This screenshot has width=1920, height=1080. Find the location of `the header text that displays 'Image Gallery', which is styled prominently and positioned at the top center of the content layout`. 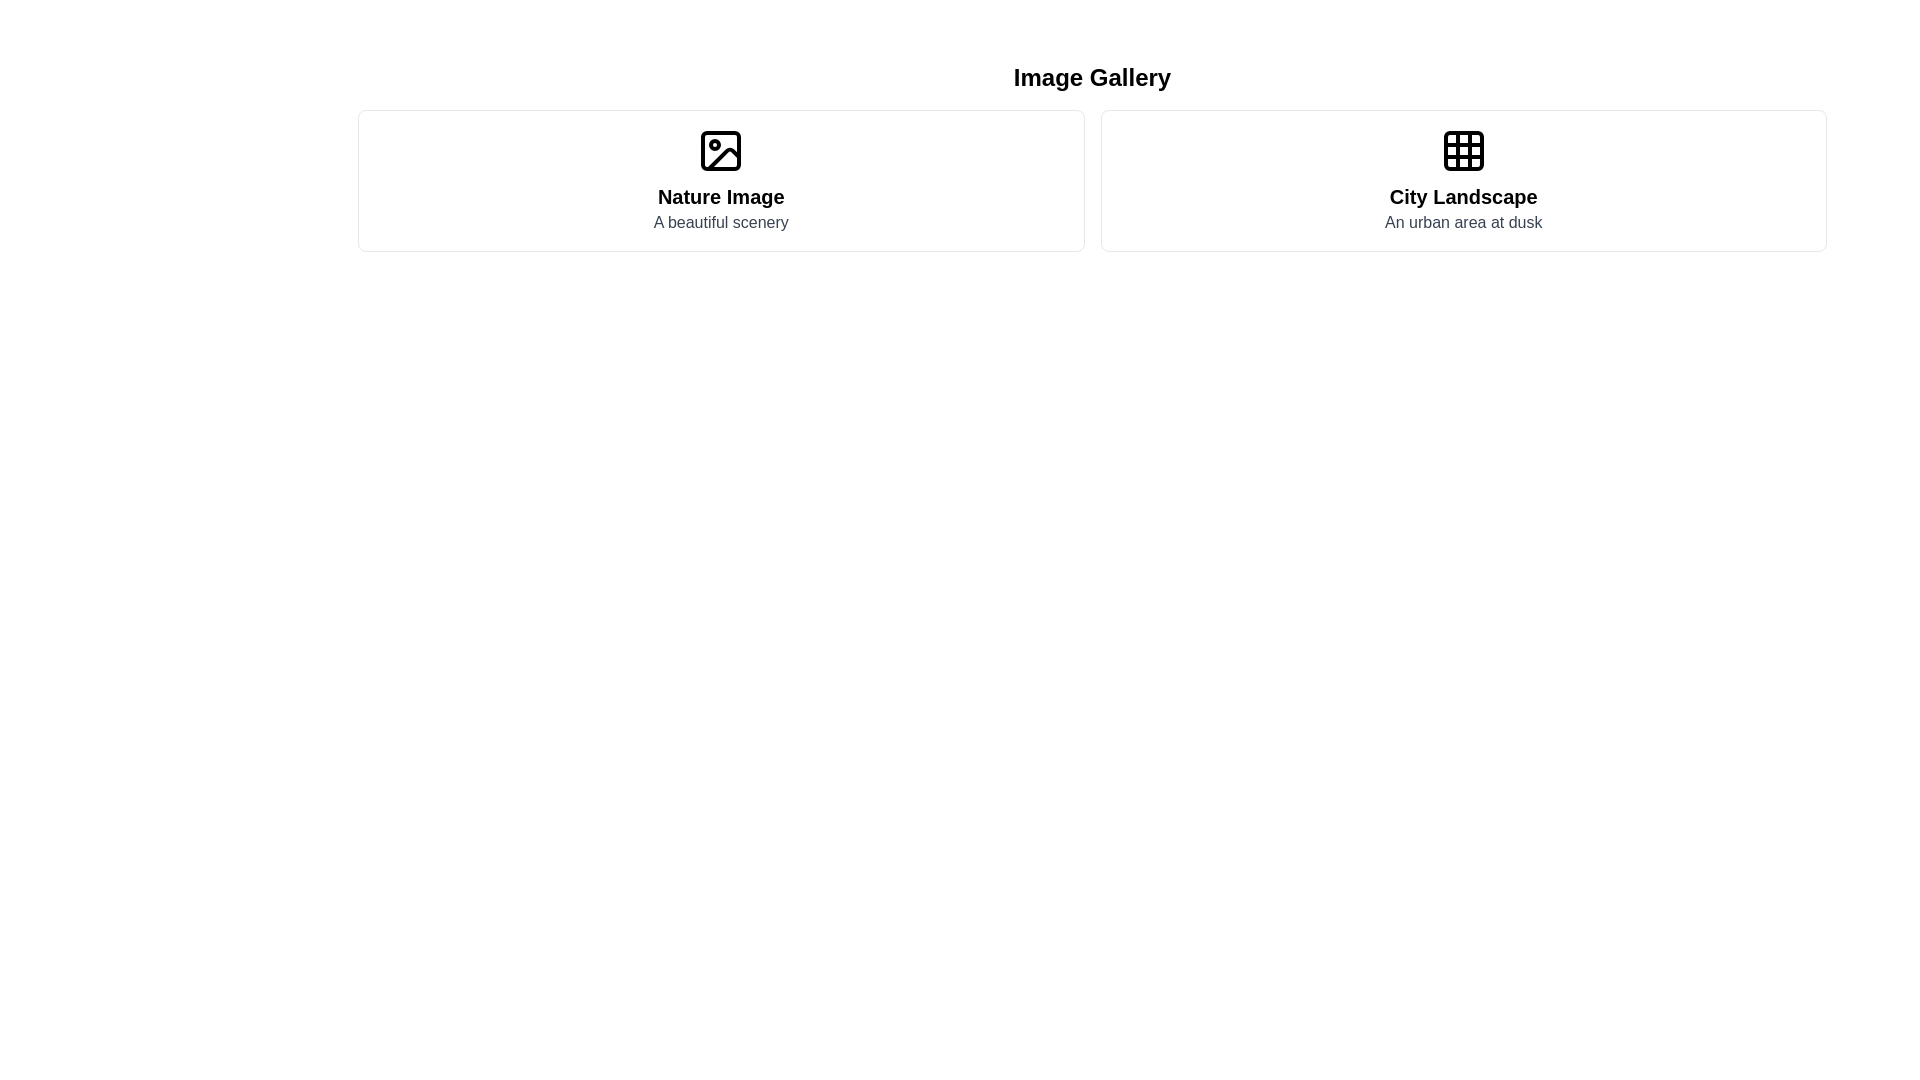

the header text that displays 'Image Gallery', which is styled prominently and positioned at the top center of the content layout is located at coordinates (1091, 76).